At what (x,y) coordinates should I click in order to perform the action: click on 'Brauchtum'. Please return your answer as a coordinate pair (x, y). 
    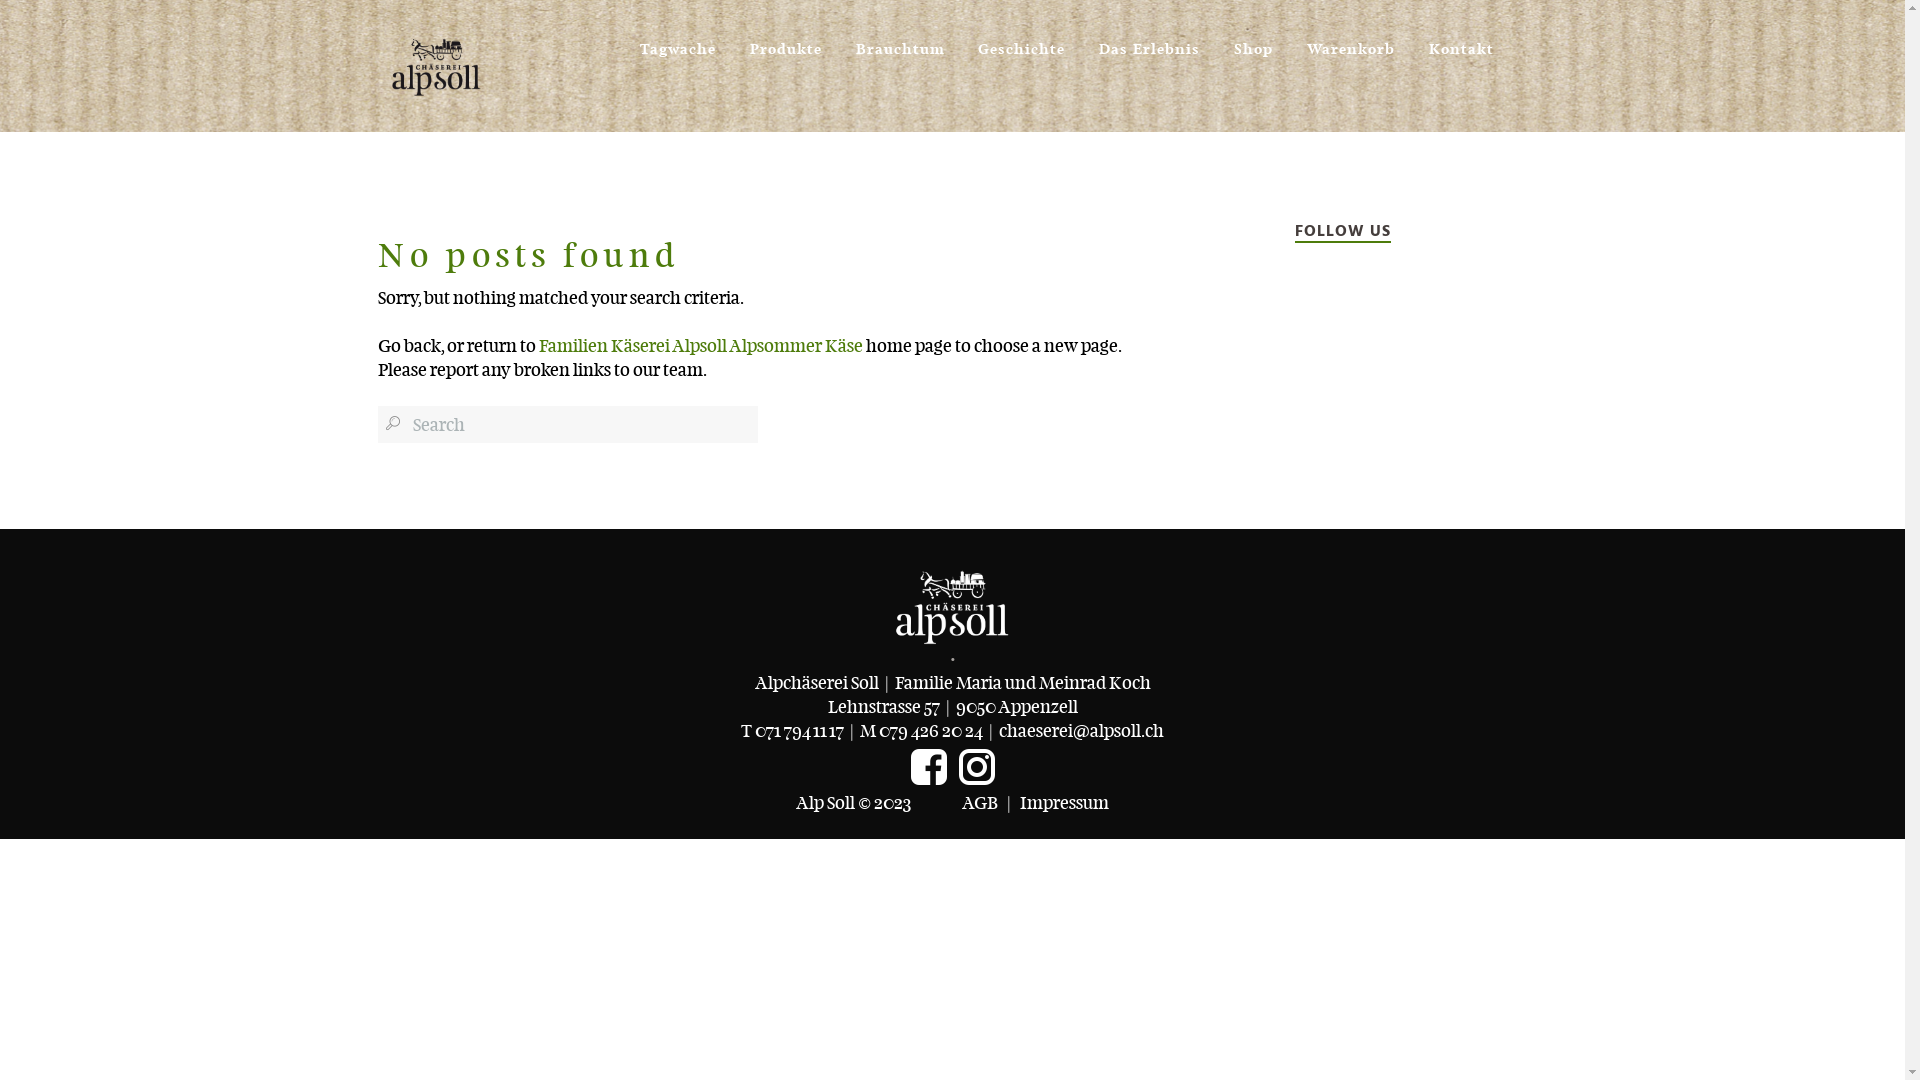
    Looking at the image, I should click on (855, 40).